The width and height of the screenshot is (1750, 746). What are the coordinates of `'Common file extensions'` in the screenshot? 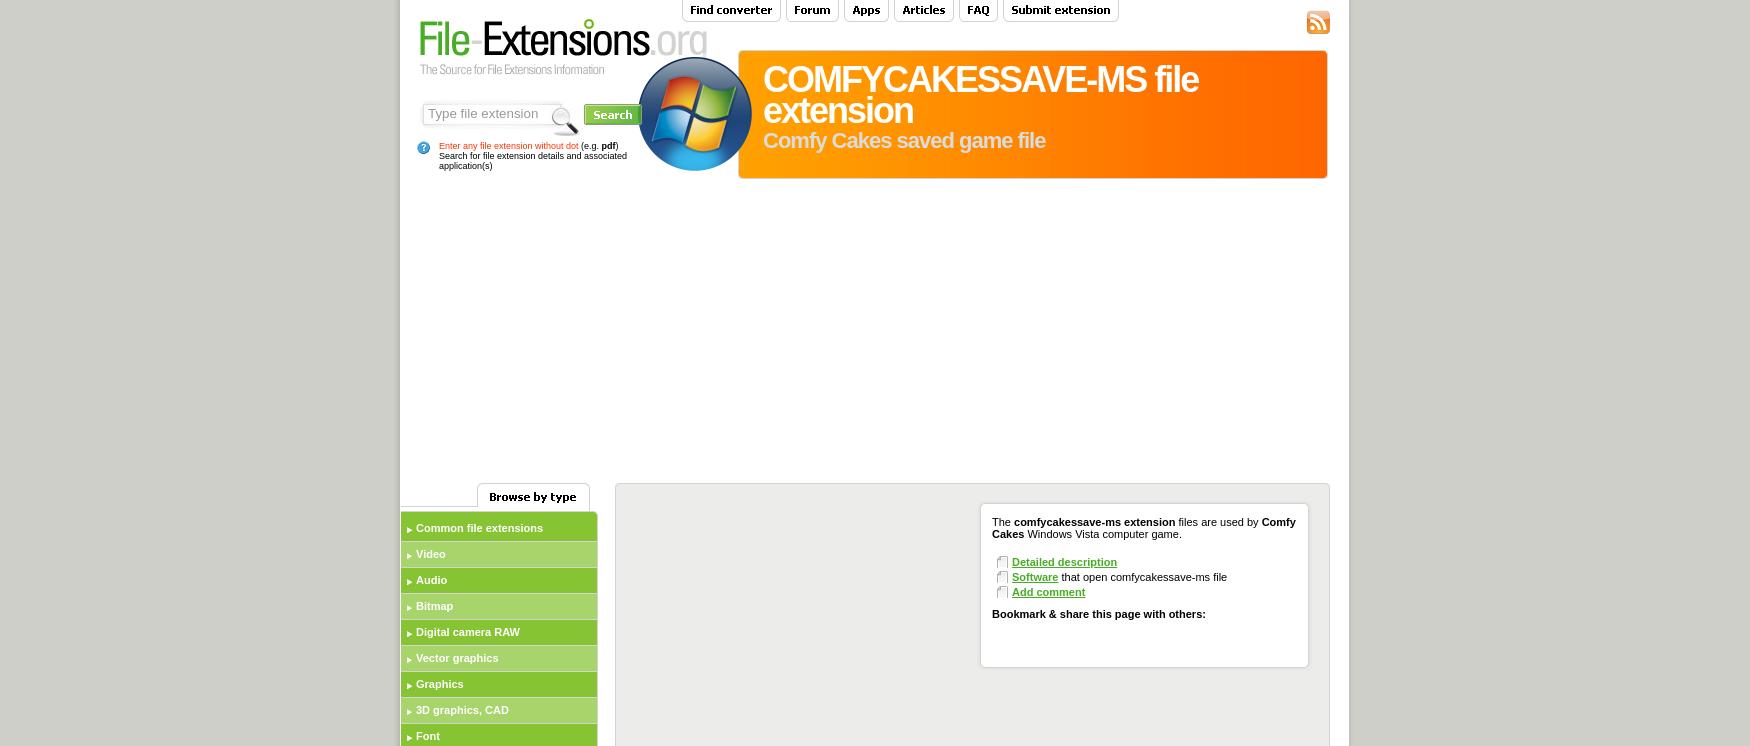 It's located at (479, 528).